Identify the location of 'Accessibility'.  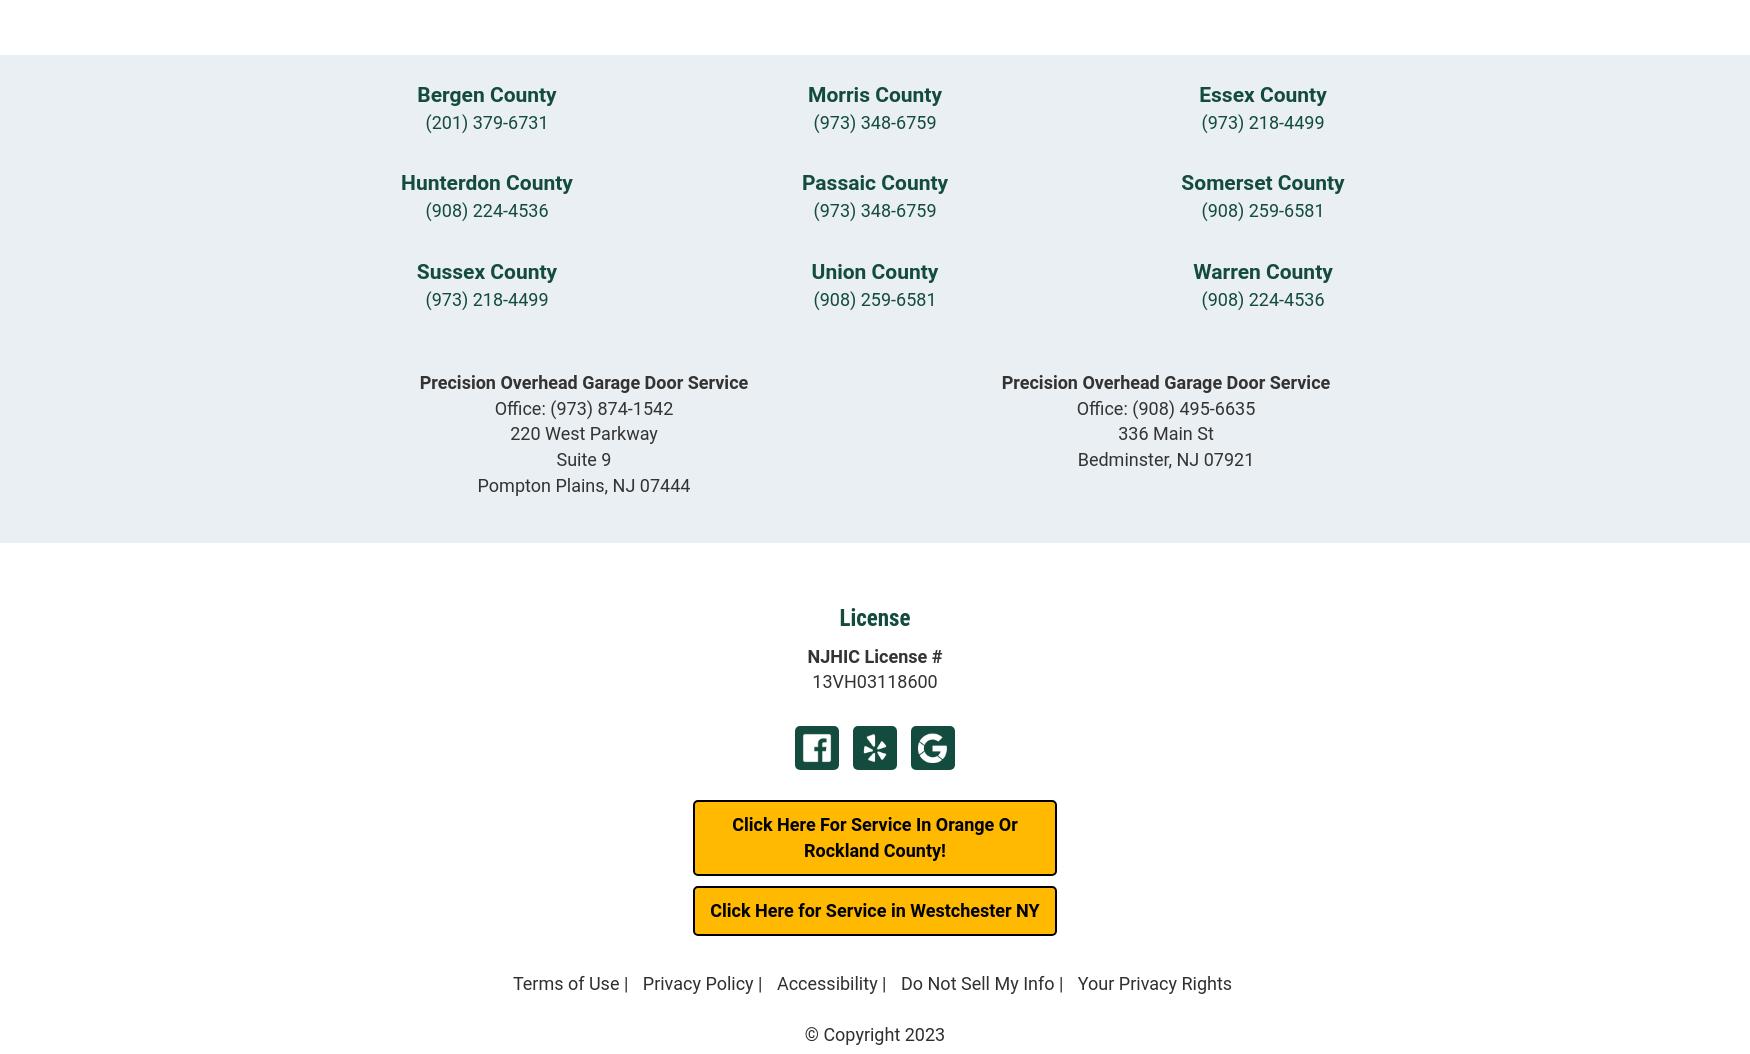
(826, 983).